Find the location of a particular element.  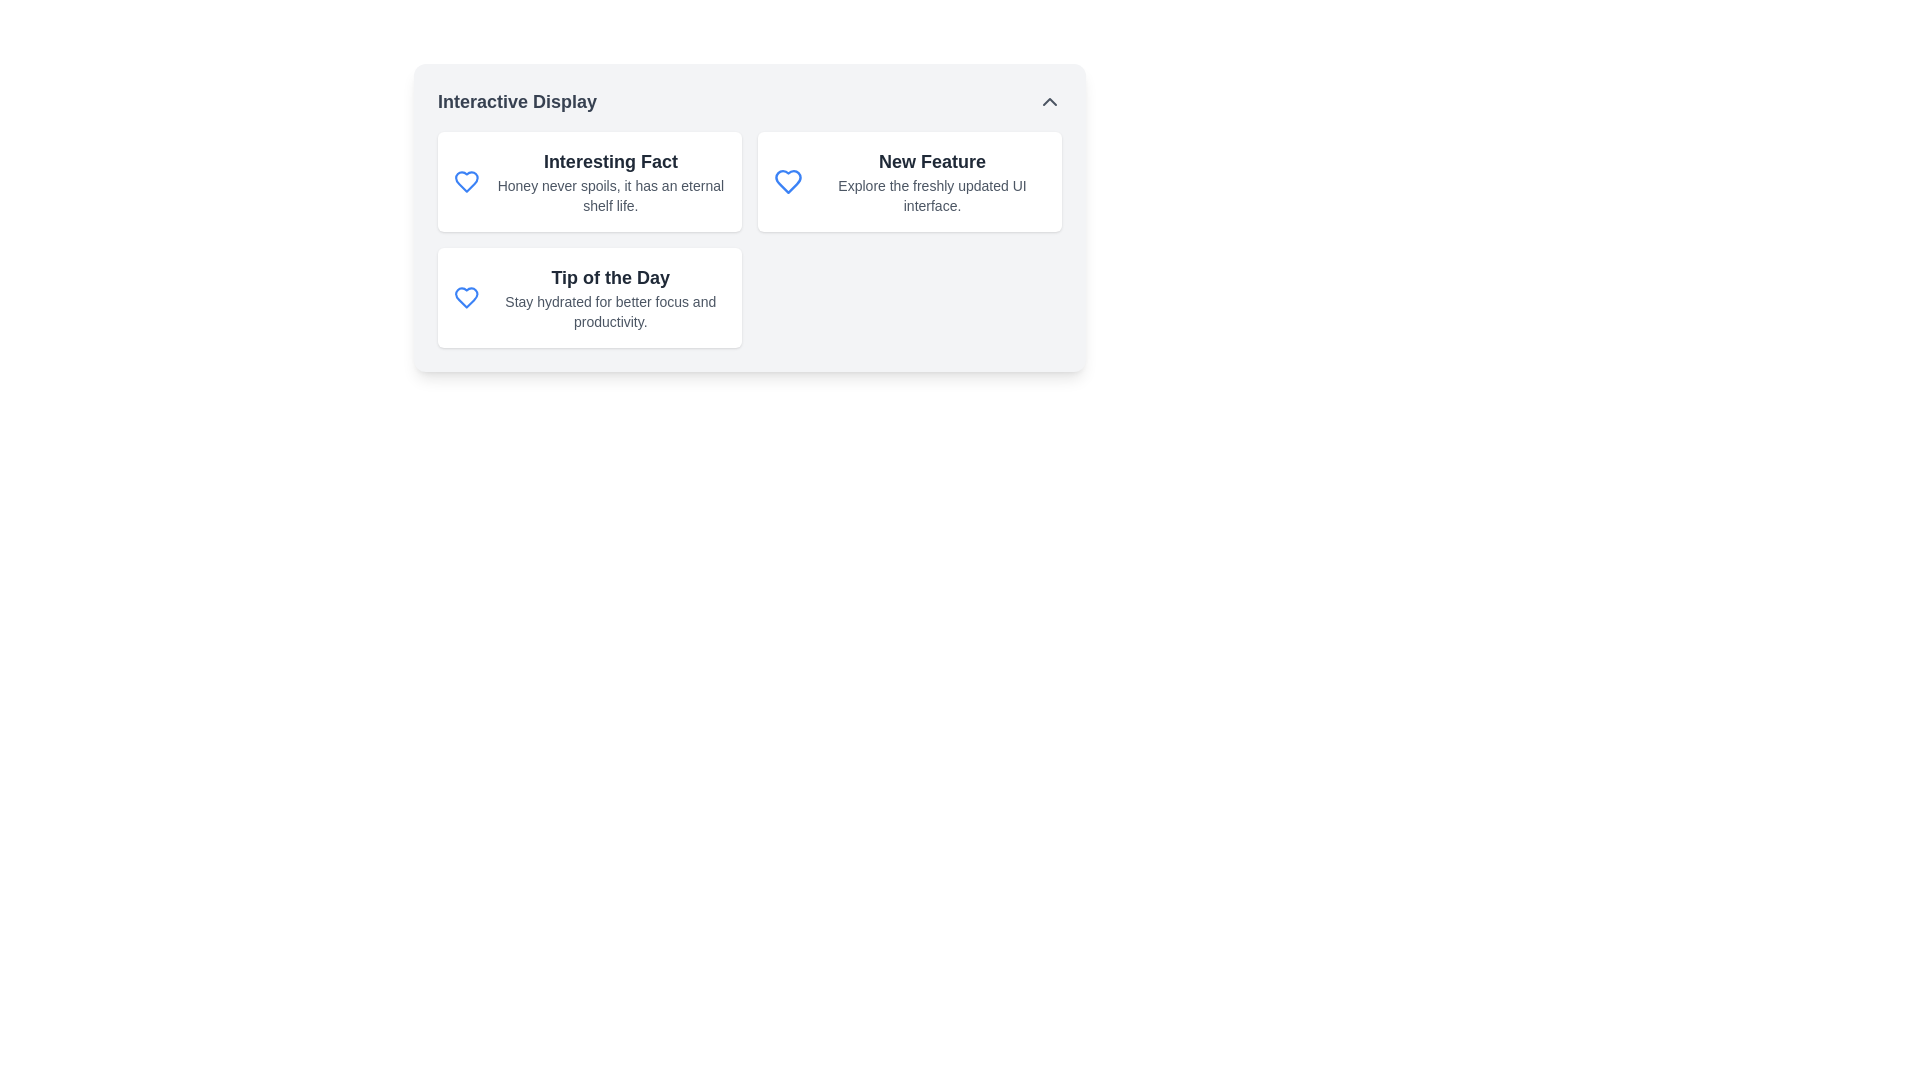

the Text Label that serves as the title for a tip section, positioned below 'Interesting Fact' and to the left of 'New Feature' is located at coordinates (609, 277).